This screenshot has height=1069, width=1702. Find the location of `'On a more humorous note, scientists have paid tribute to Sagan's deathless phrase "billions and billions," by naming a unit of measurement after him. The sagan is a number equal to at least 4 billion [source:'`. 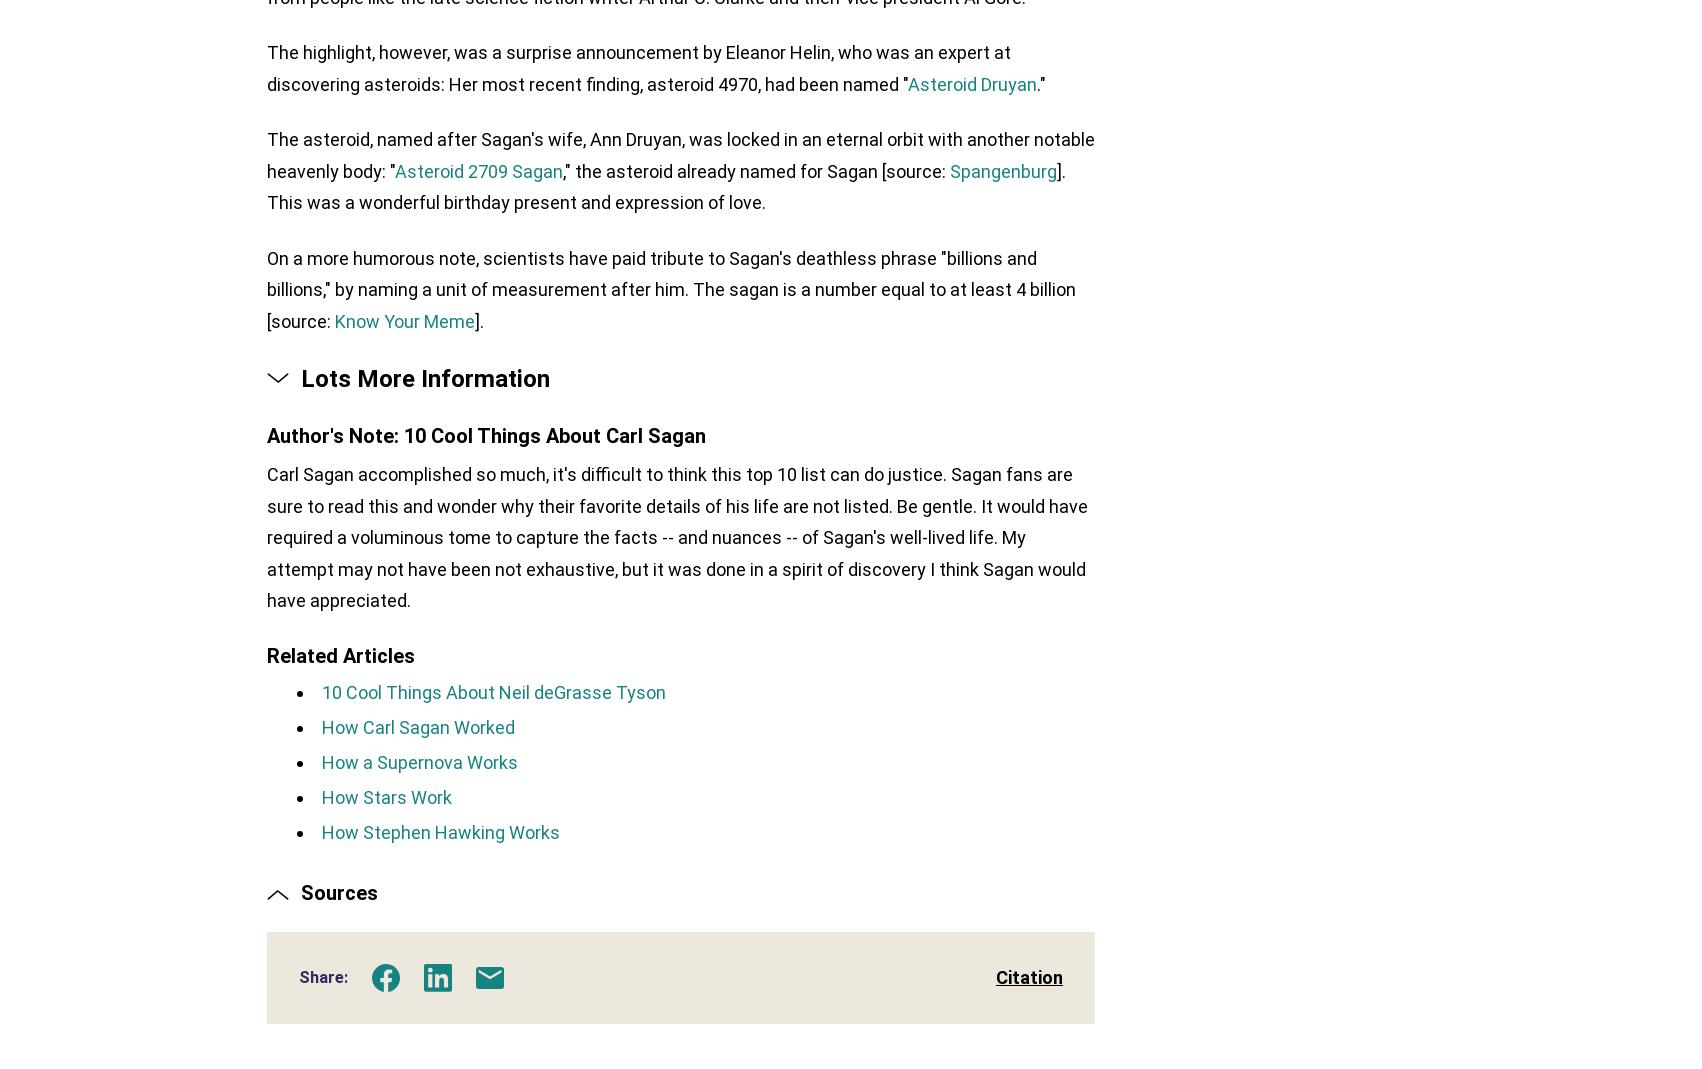

'On a more humorous note, scientists have paid tribute to Sagan's deathless phrase "billions and billions," by naming a unit of measurement after him. The sagan is a number equal to at least 4 billion [source:' is located at coordinates (671, 292).